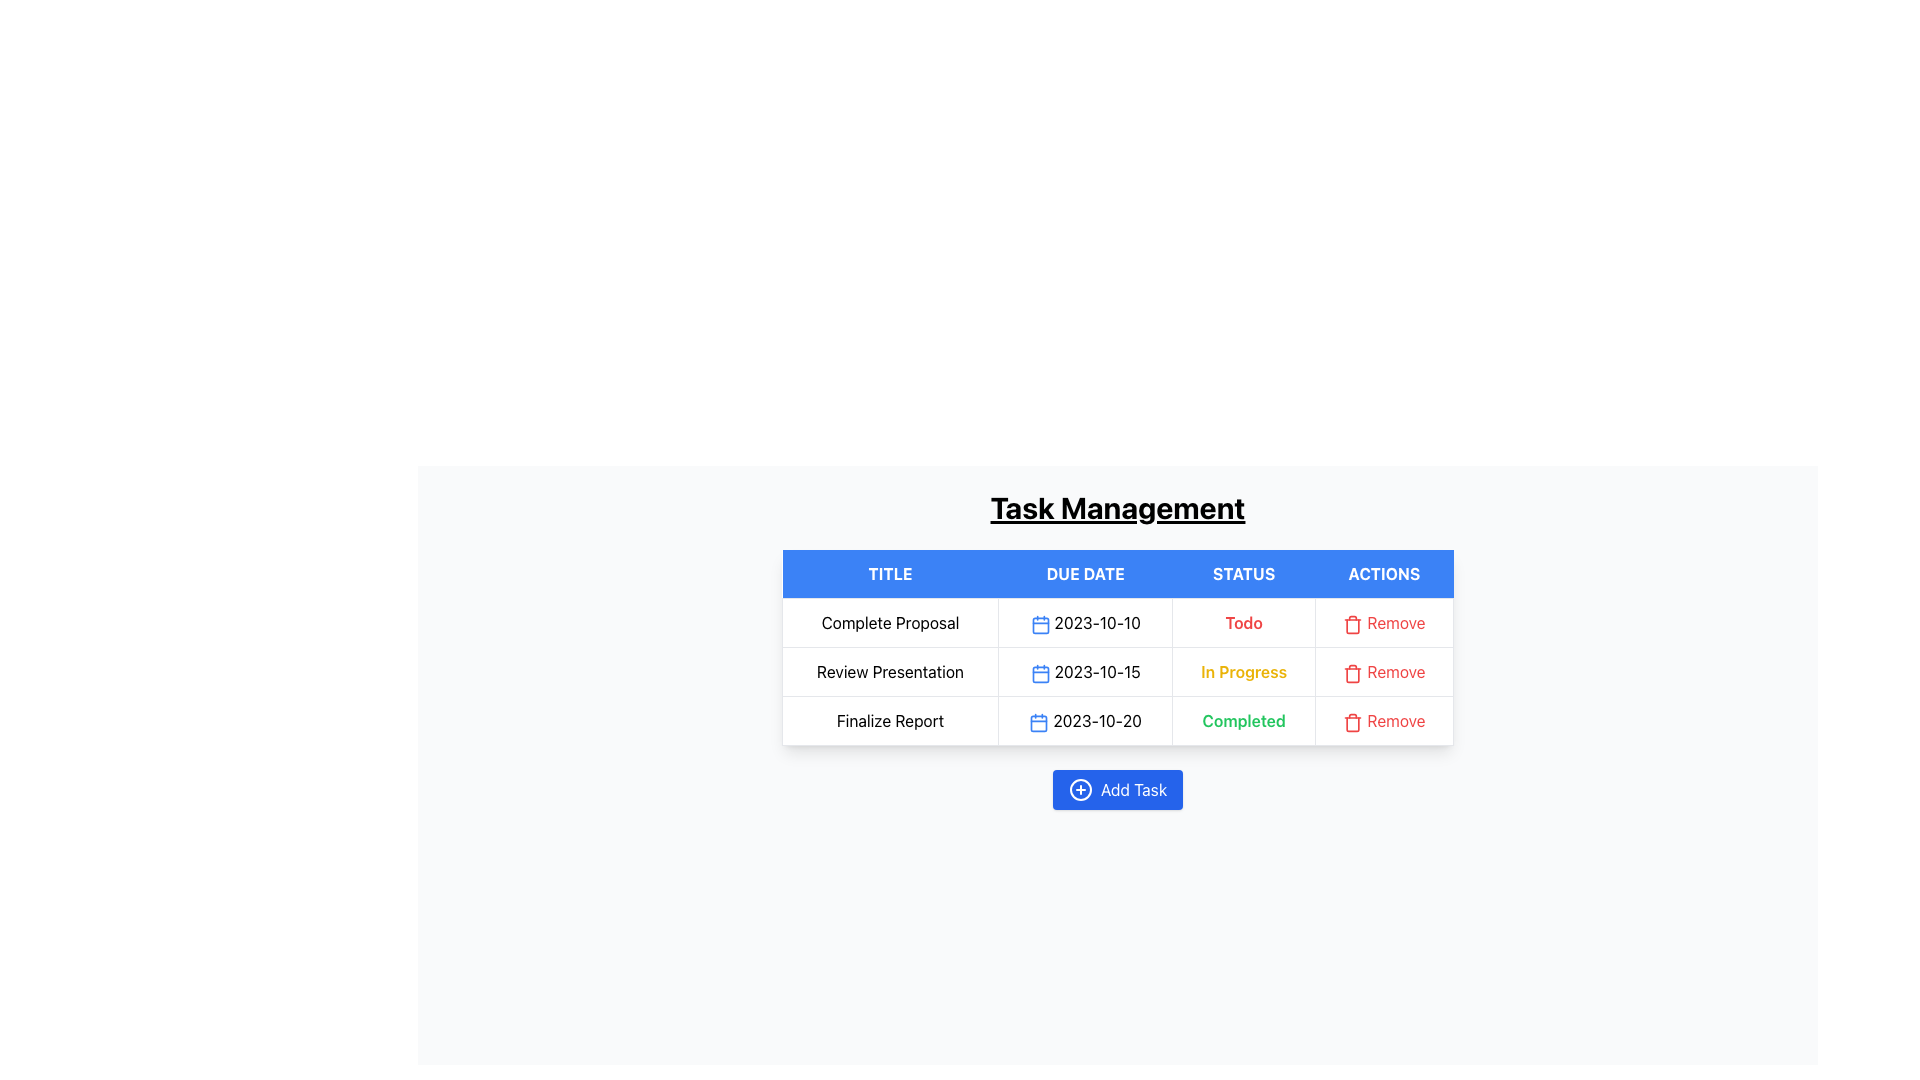  What do you see at coordinates (1353, 673) in the screenshot?
I see `the trash icon button in the 'Actions' column of the table` at bounding box center [1353, 673].